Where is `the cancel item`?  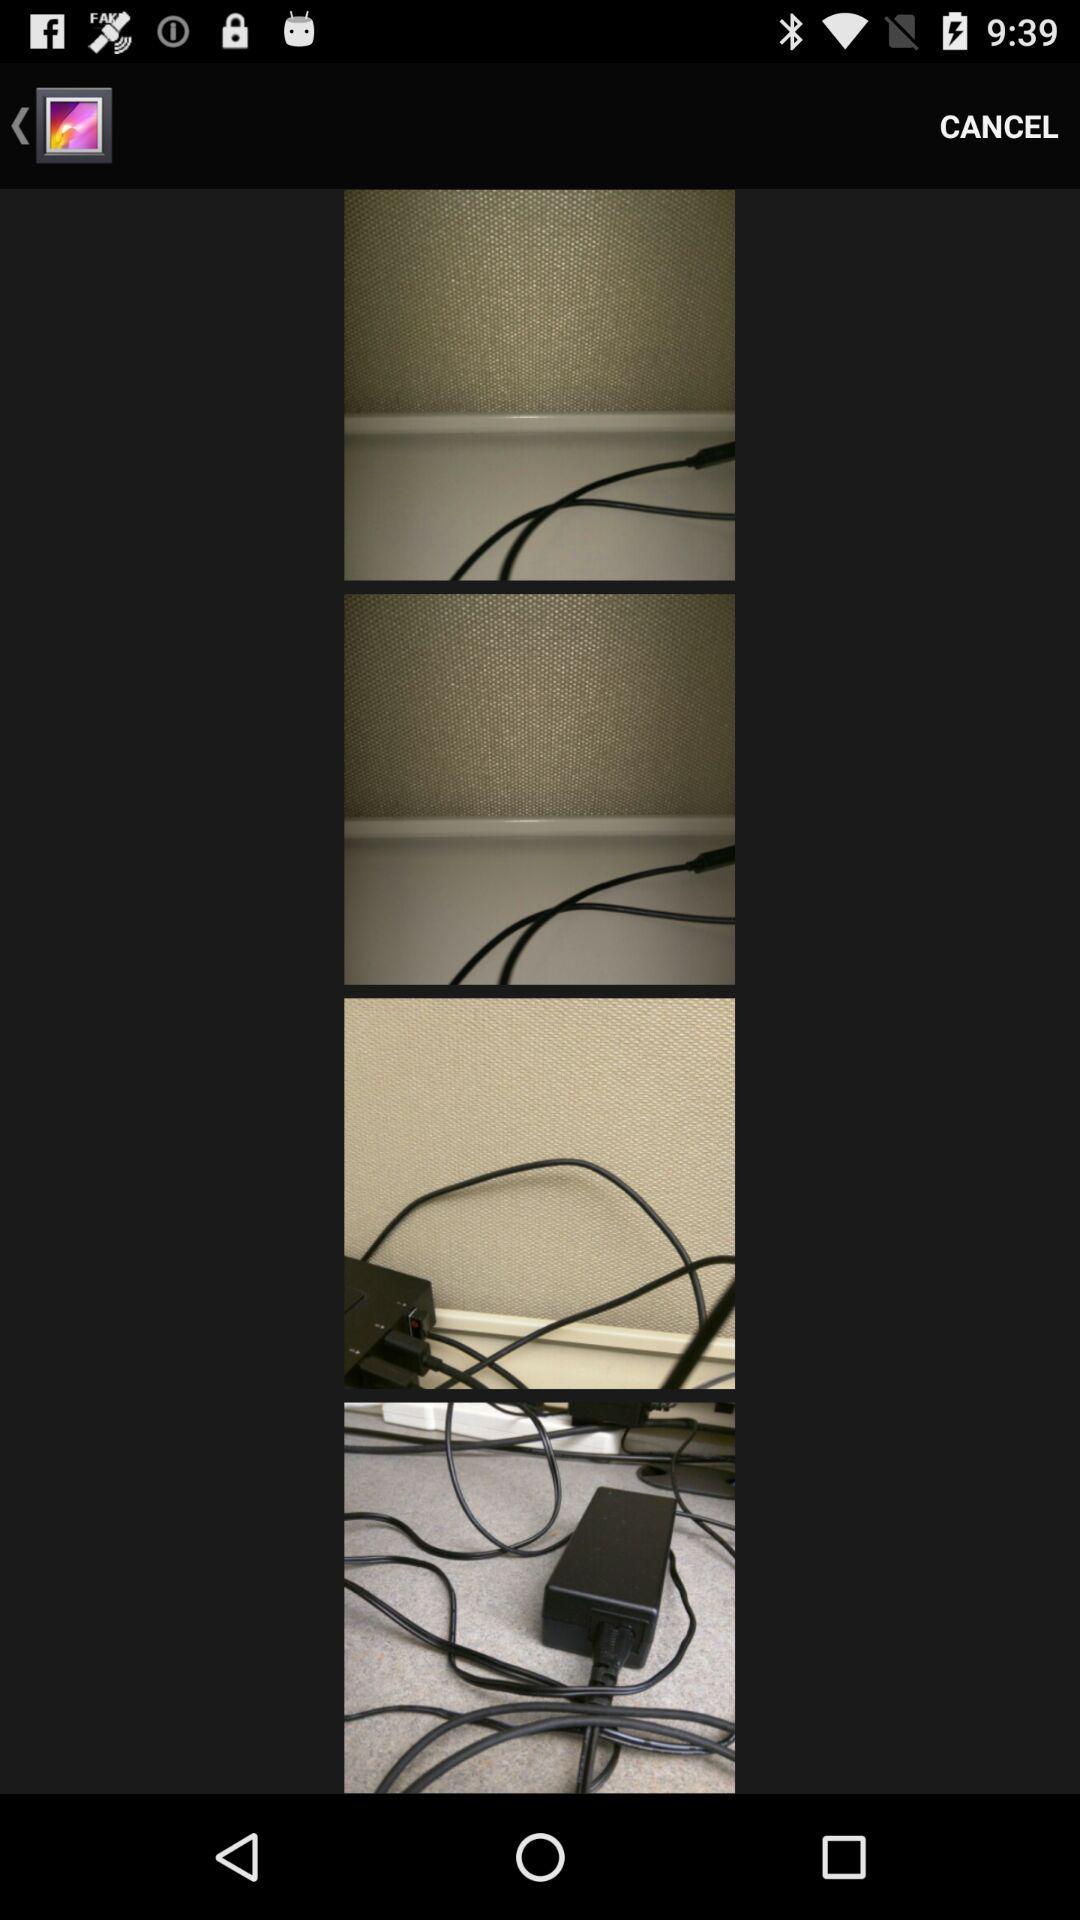
the cancel item is located at coordinates (999, 124).